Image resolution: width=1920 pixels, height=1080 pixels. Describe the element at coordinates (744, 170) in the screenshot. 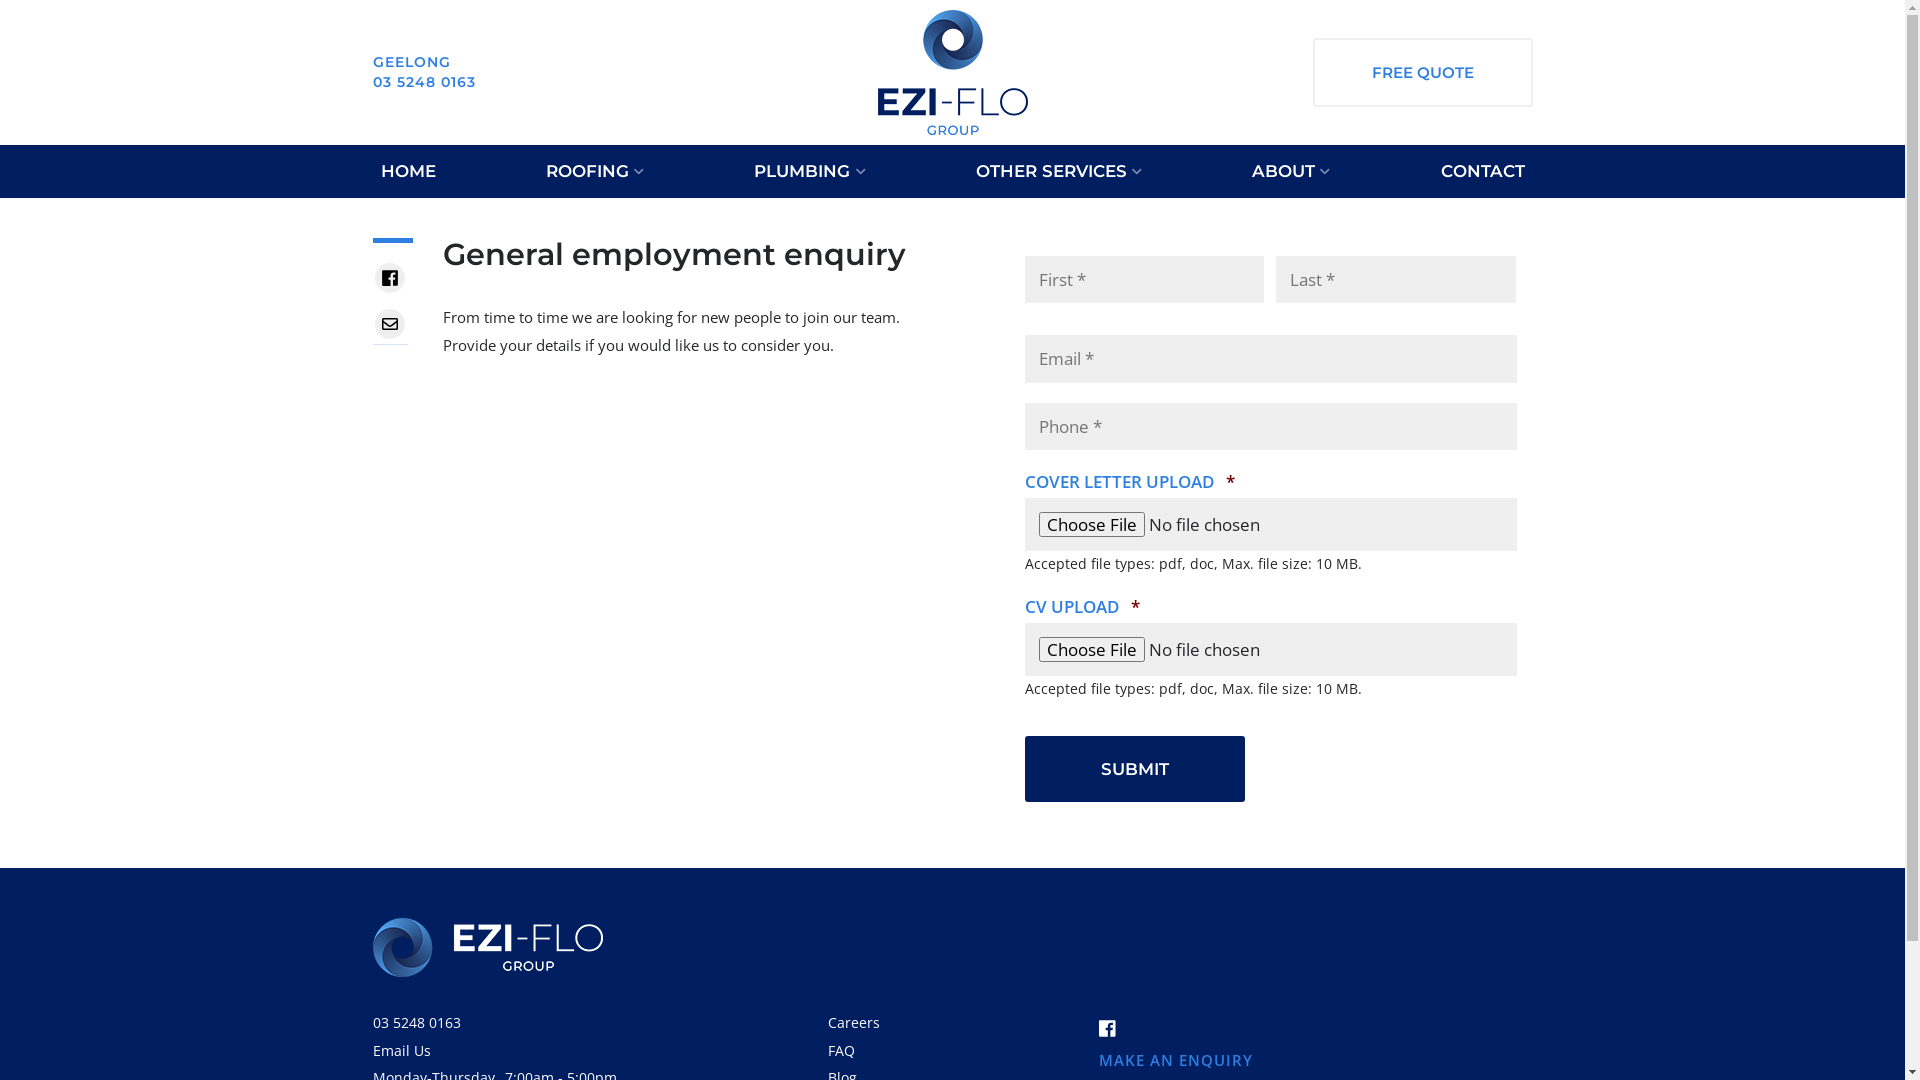

I see `'PLUMBING'` at that location.